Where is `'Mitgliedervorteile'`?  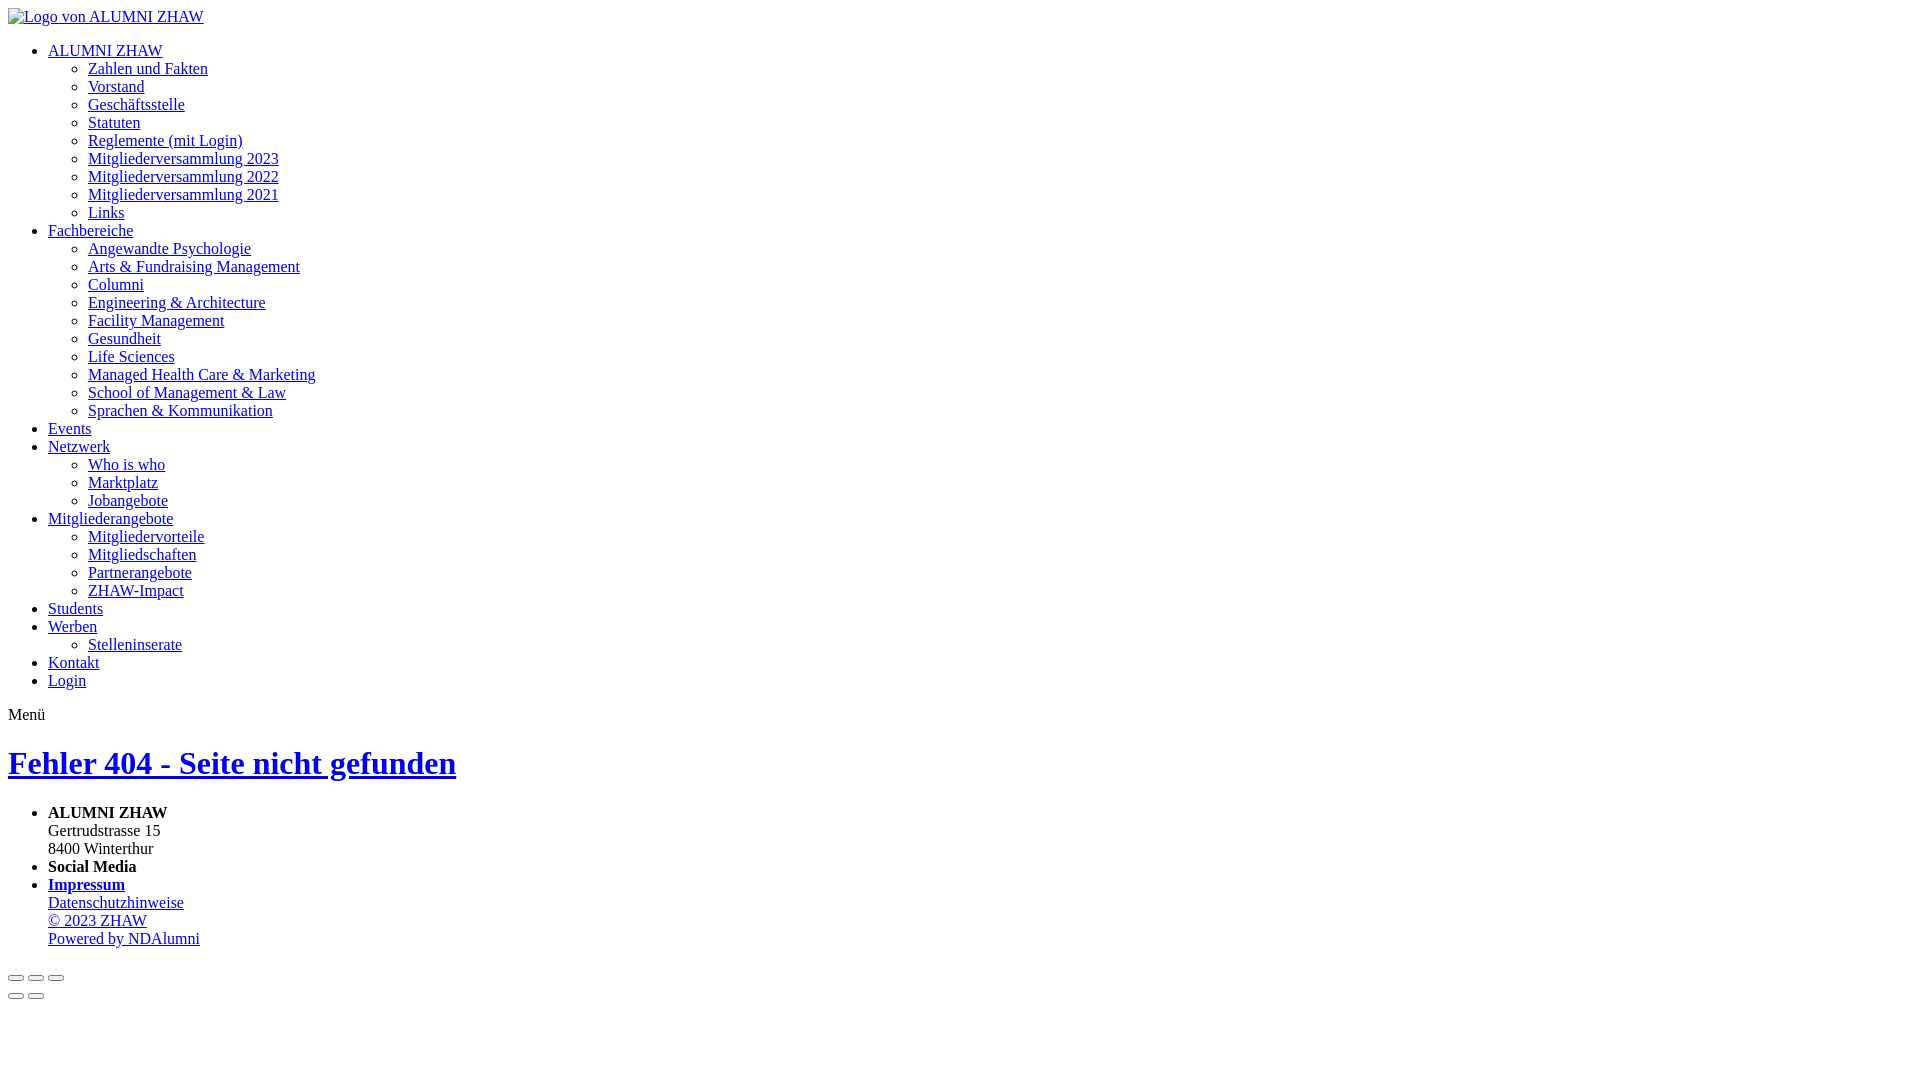 'Mitgliedervorteile' is located at coordinates (144, 535).